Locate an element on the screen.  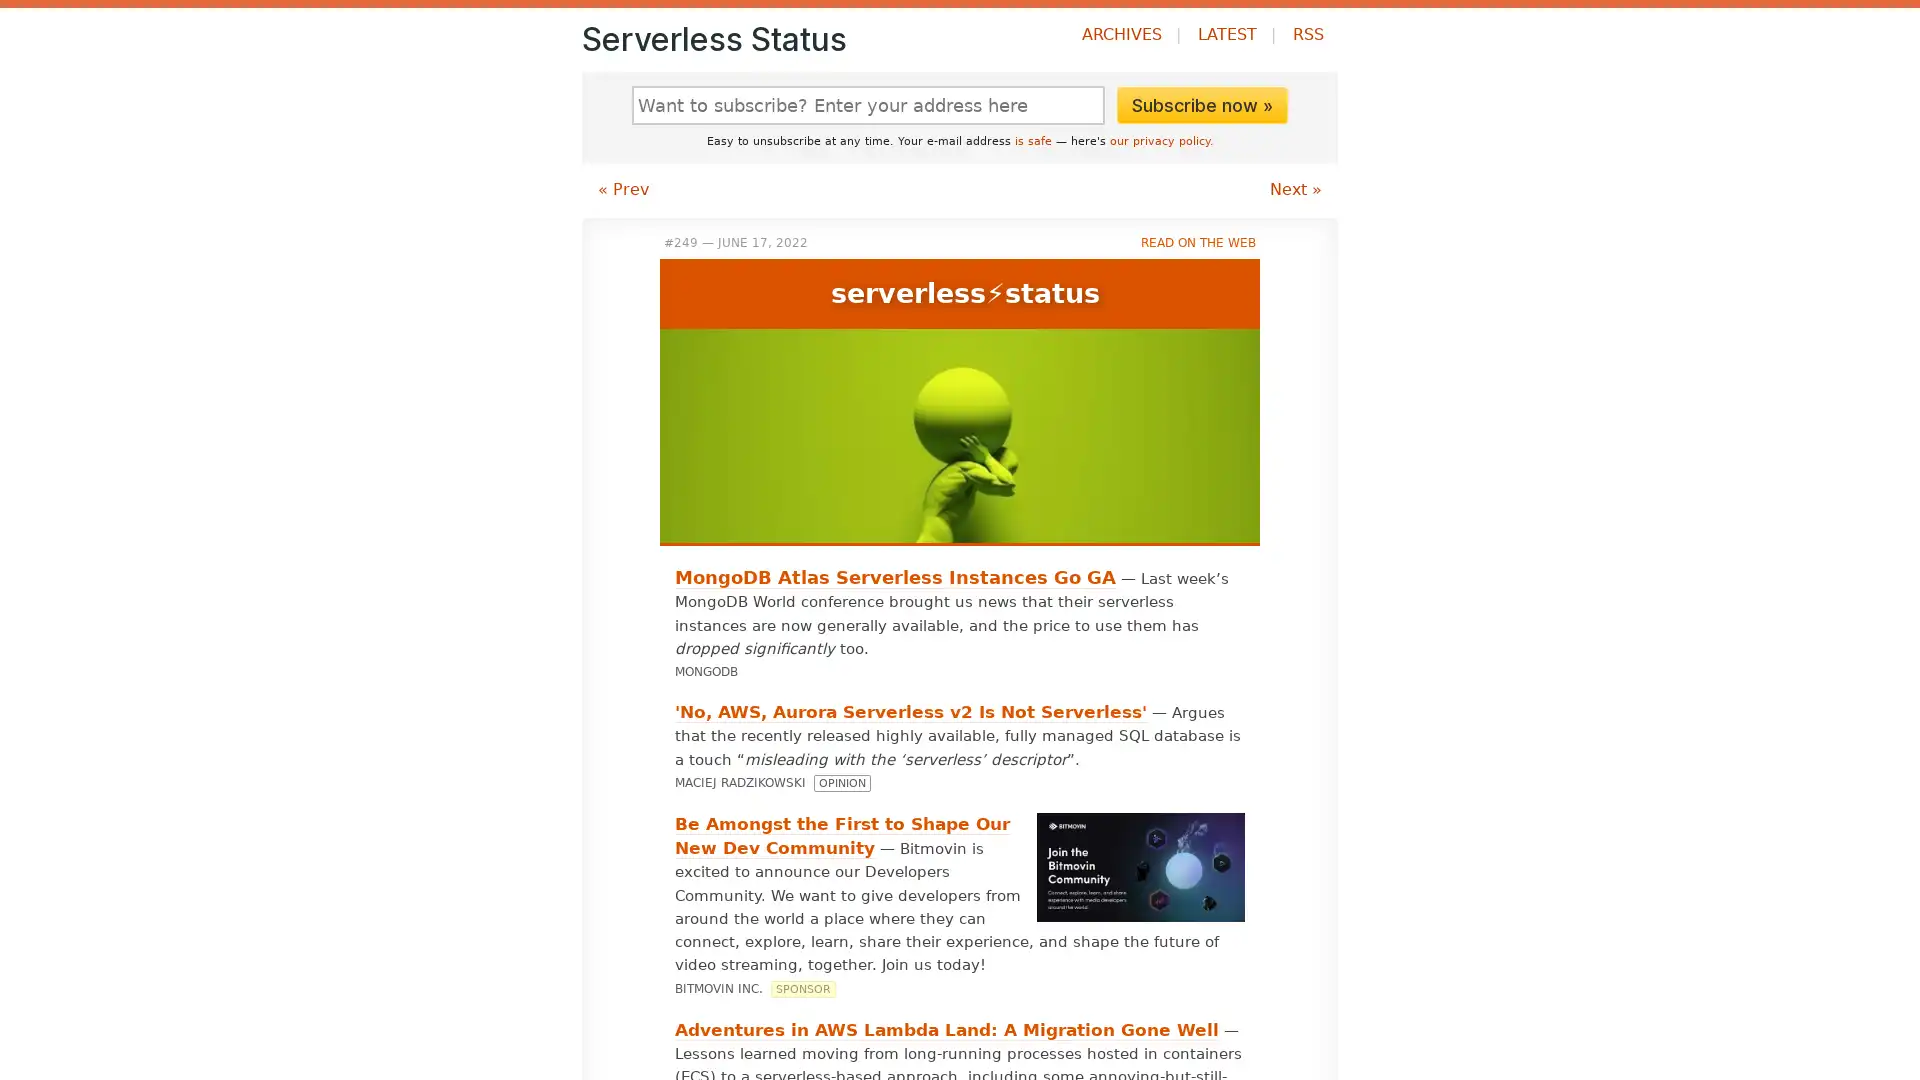
Subscribe now is located at coordinates (1201, 105).